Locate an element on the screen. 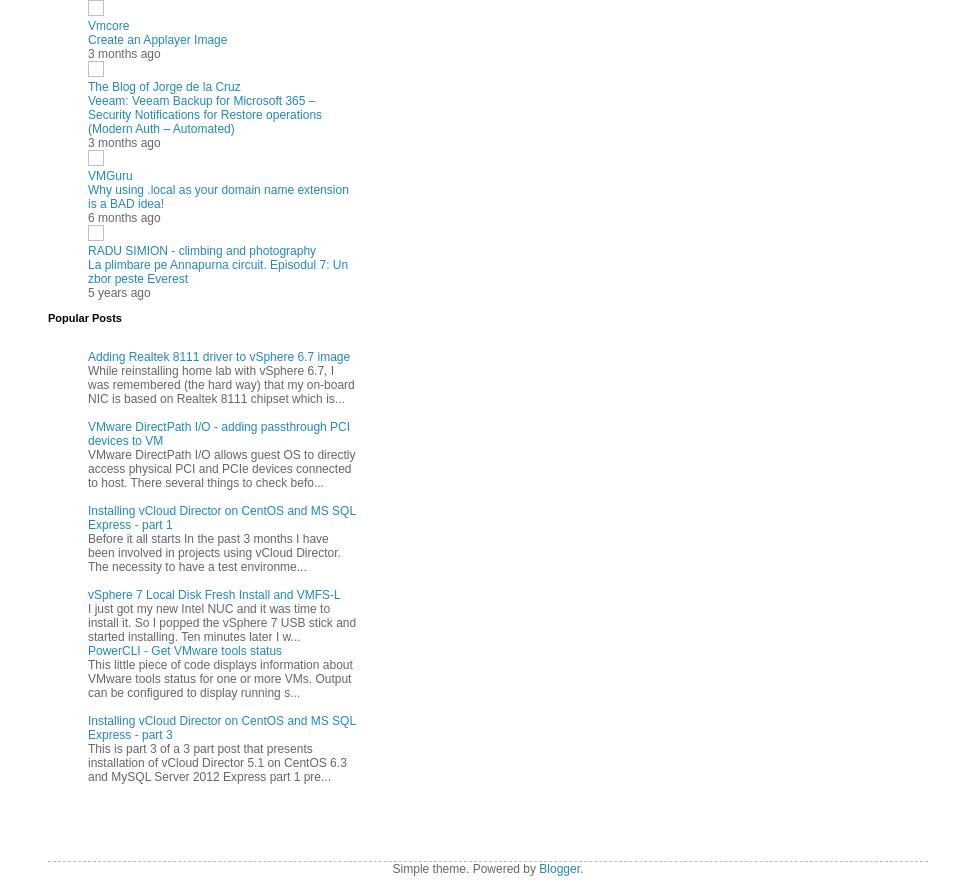  'VMware DirectPath I/O allows guest OS to directly access physical PCI and PCIe devices connected to host. There several things to check befo...' is located at coordinates (87, 467).